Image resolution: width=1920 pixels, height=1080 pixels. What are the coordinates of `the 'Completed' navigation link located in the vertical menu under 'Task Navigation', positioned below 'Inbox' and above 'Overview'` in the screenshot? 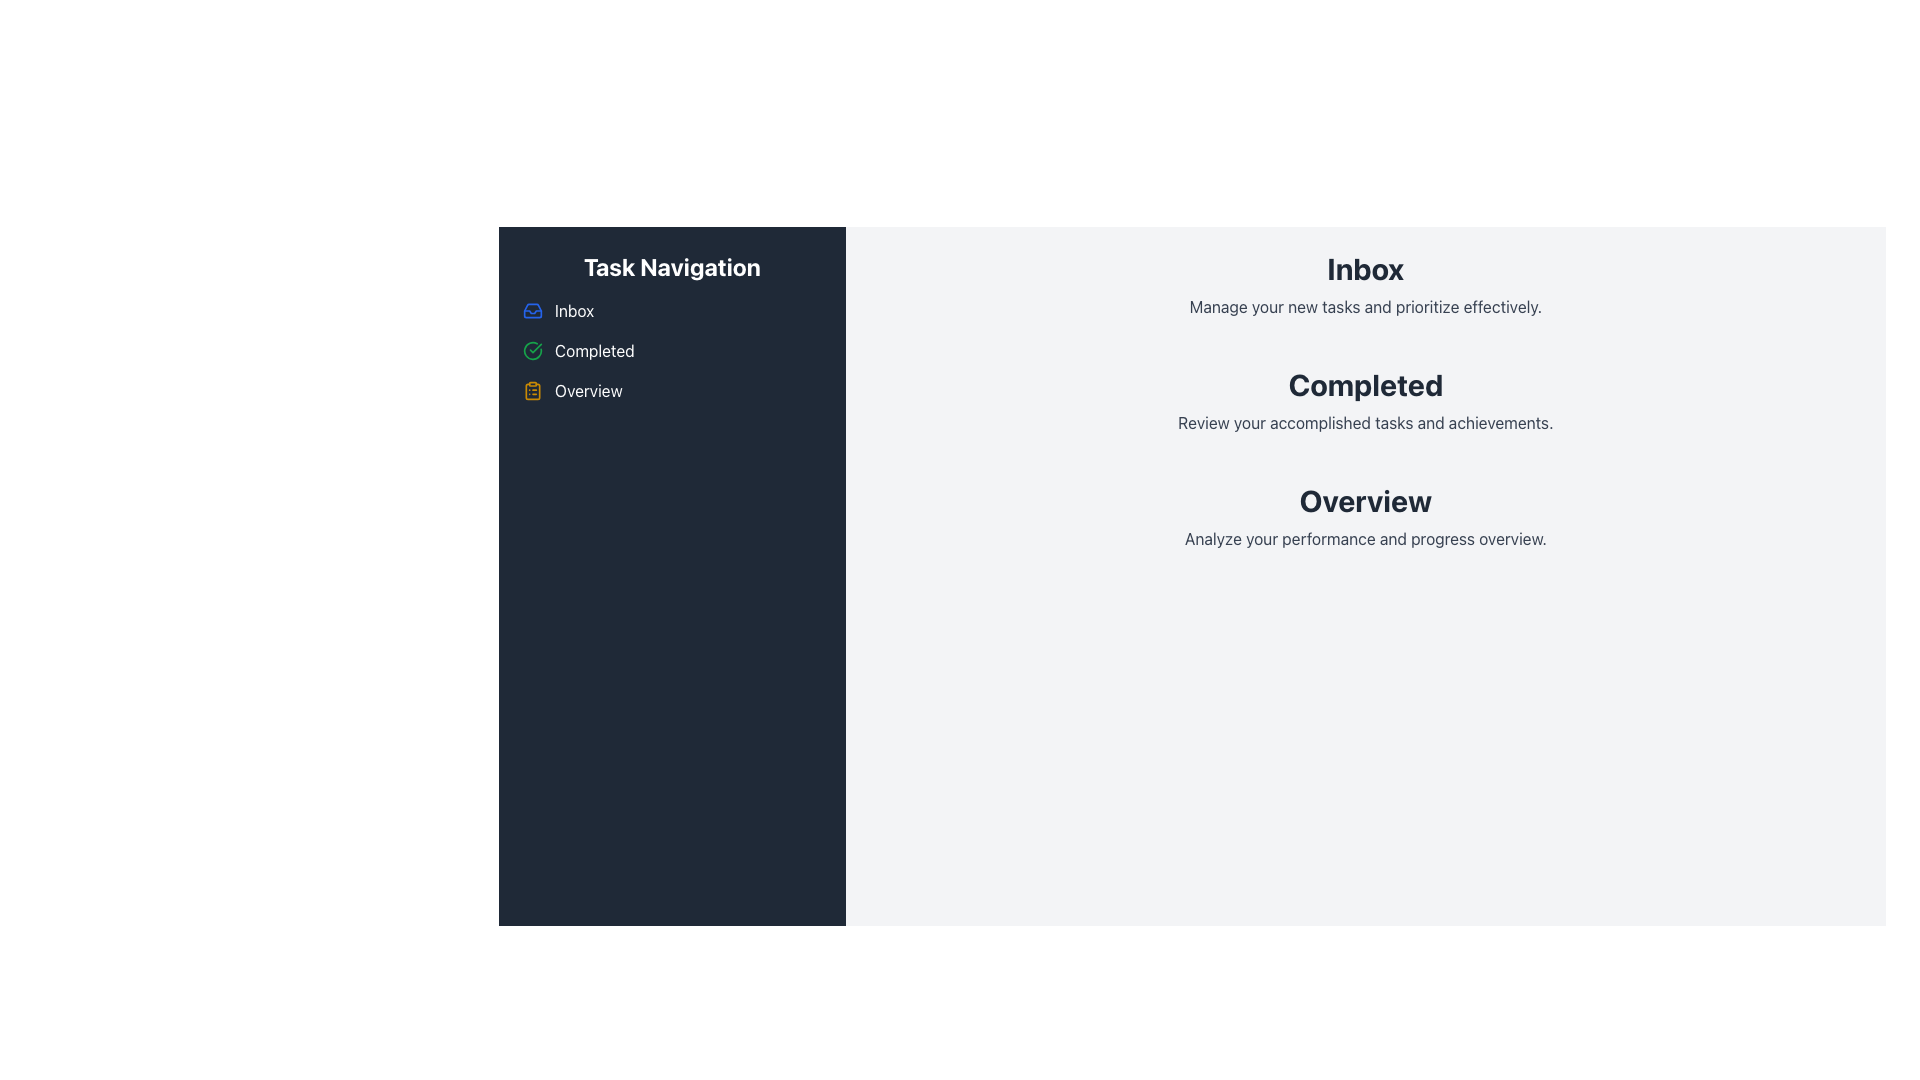 It's located at (672, 350).